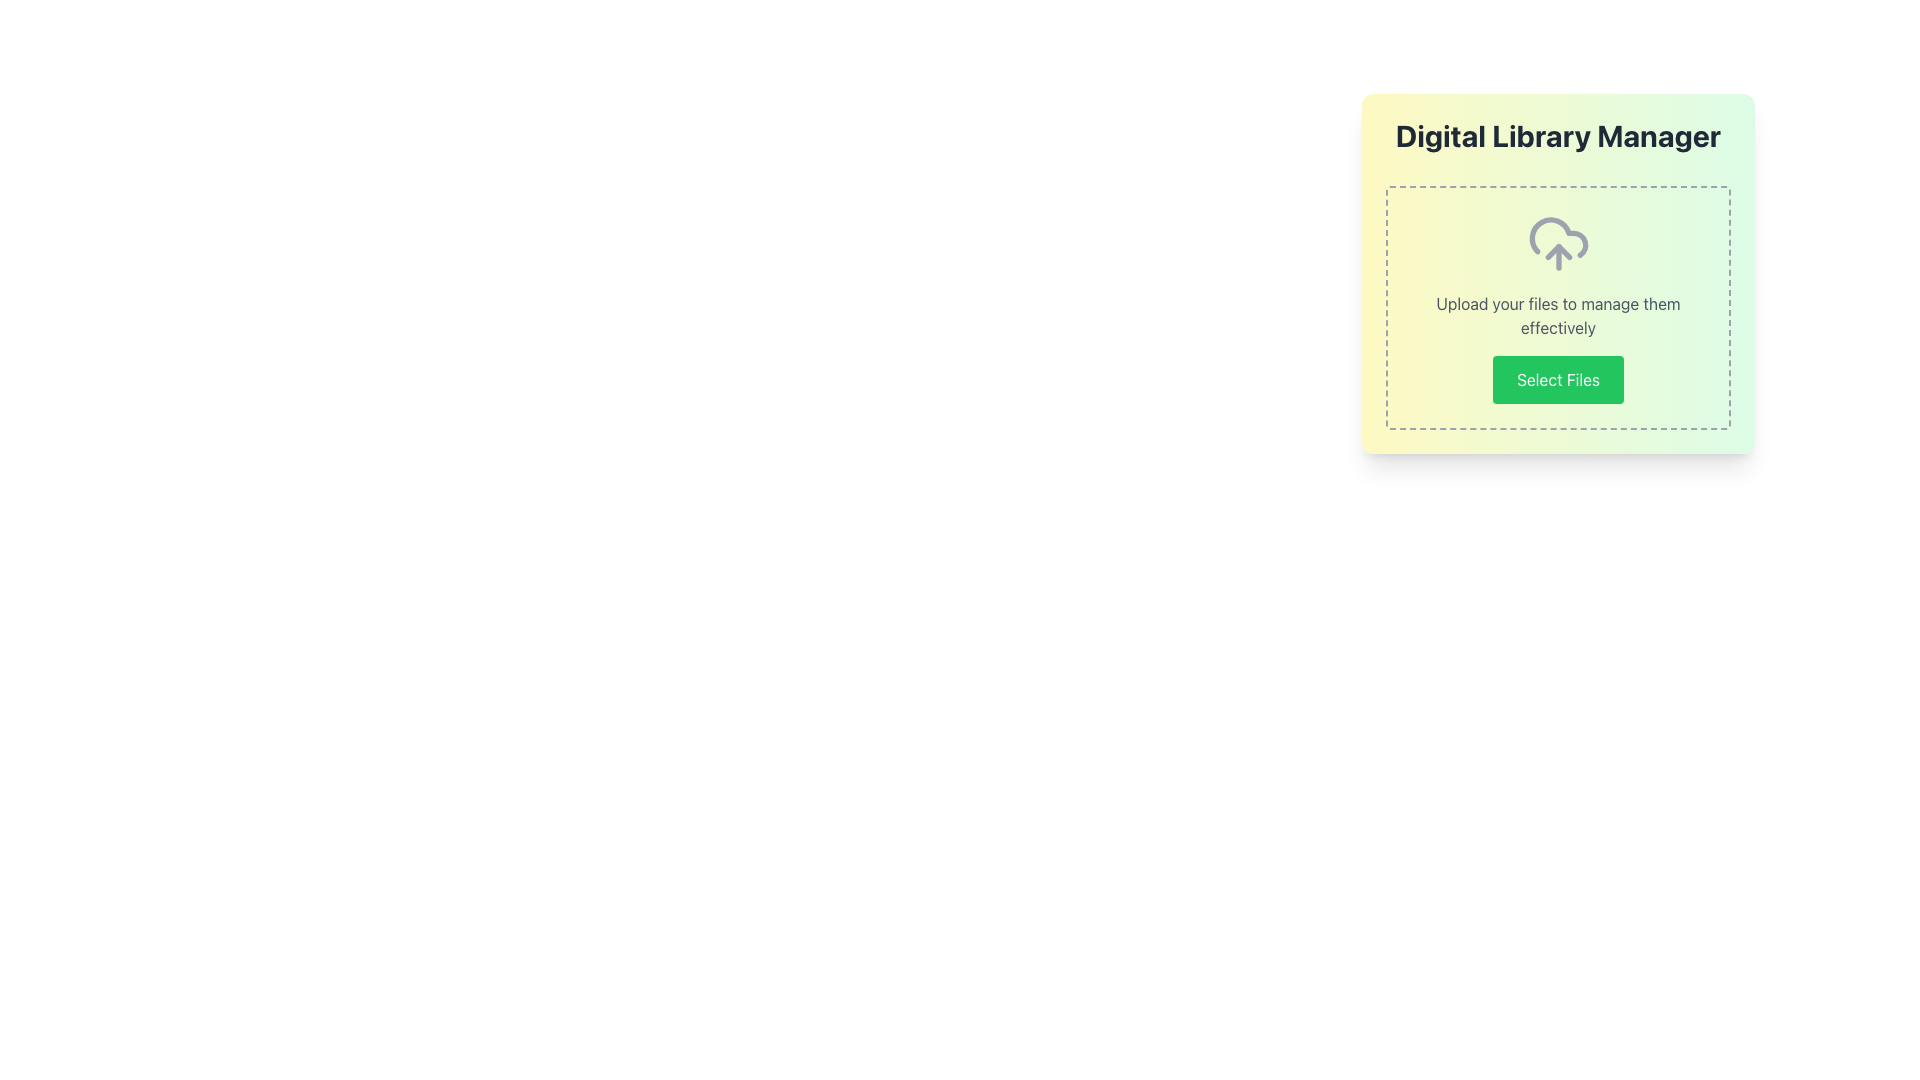  What do you see at coordinates (1557, 380) in the screenshot?
I see `the green 'Select Files' button with rounded corners located in the lower half of the 'Digital Library Manager' card` at bounding box center [1557, 380].